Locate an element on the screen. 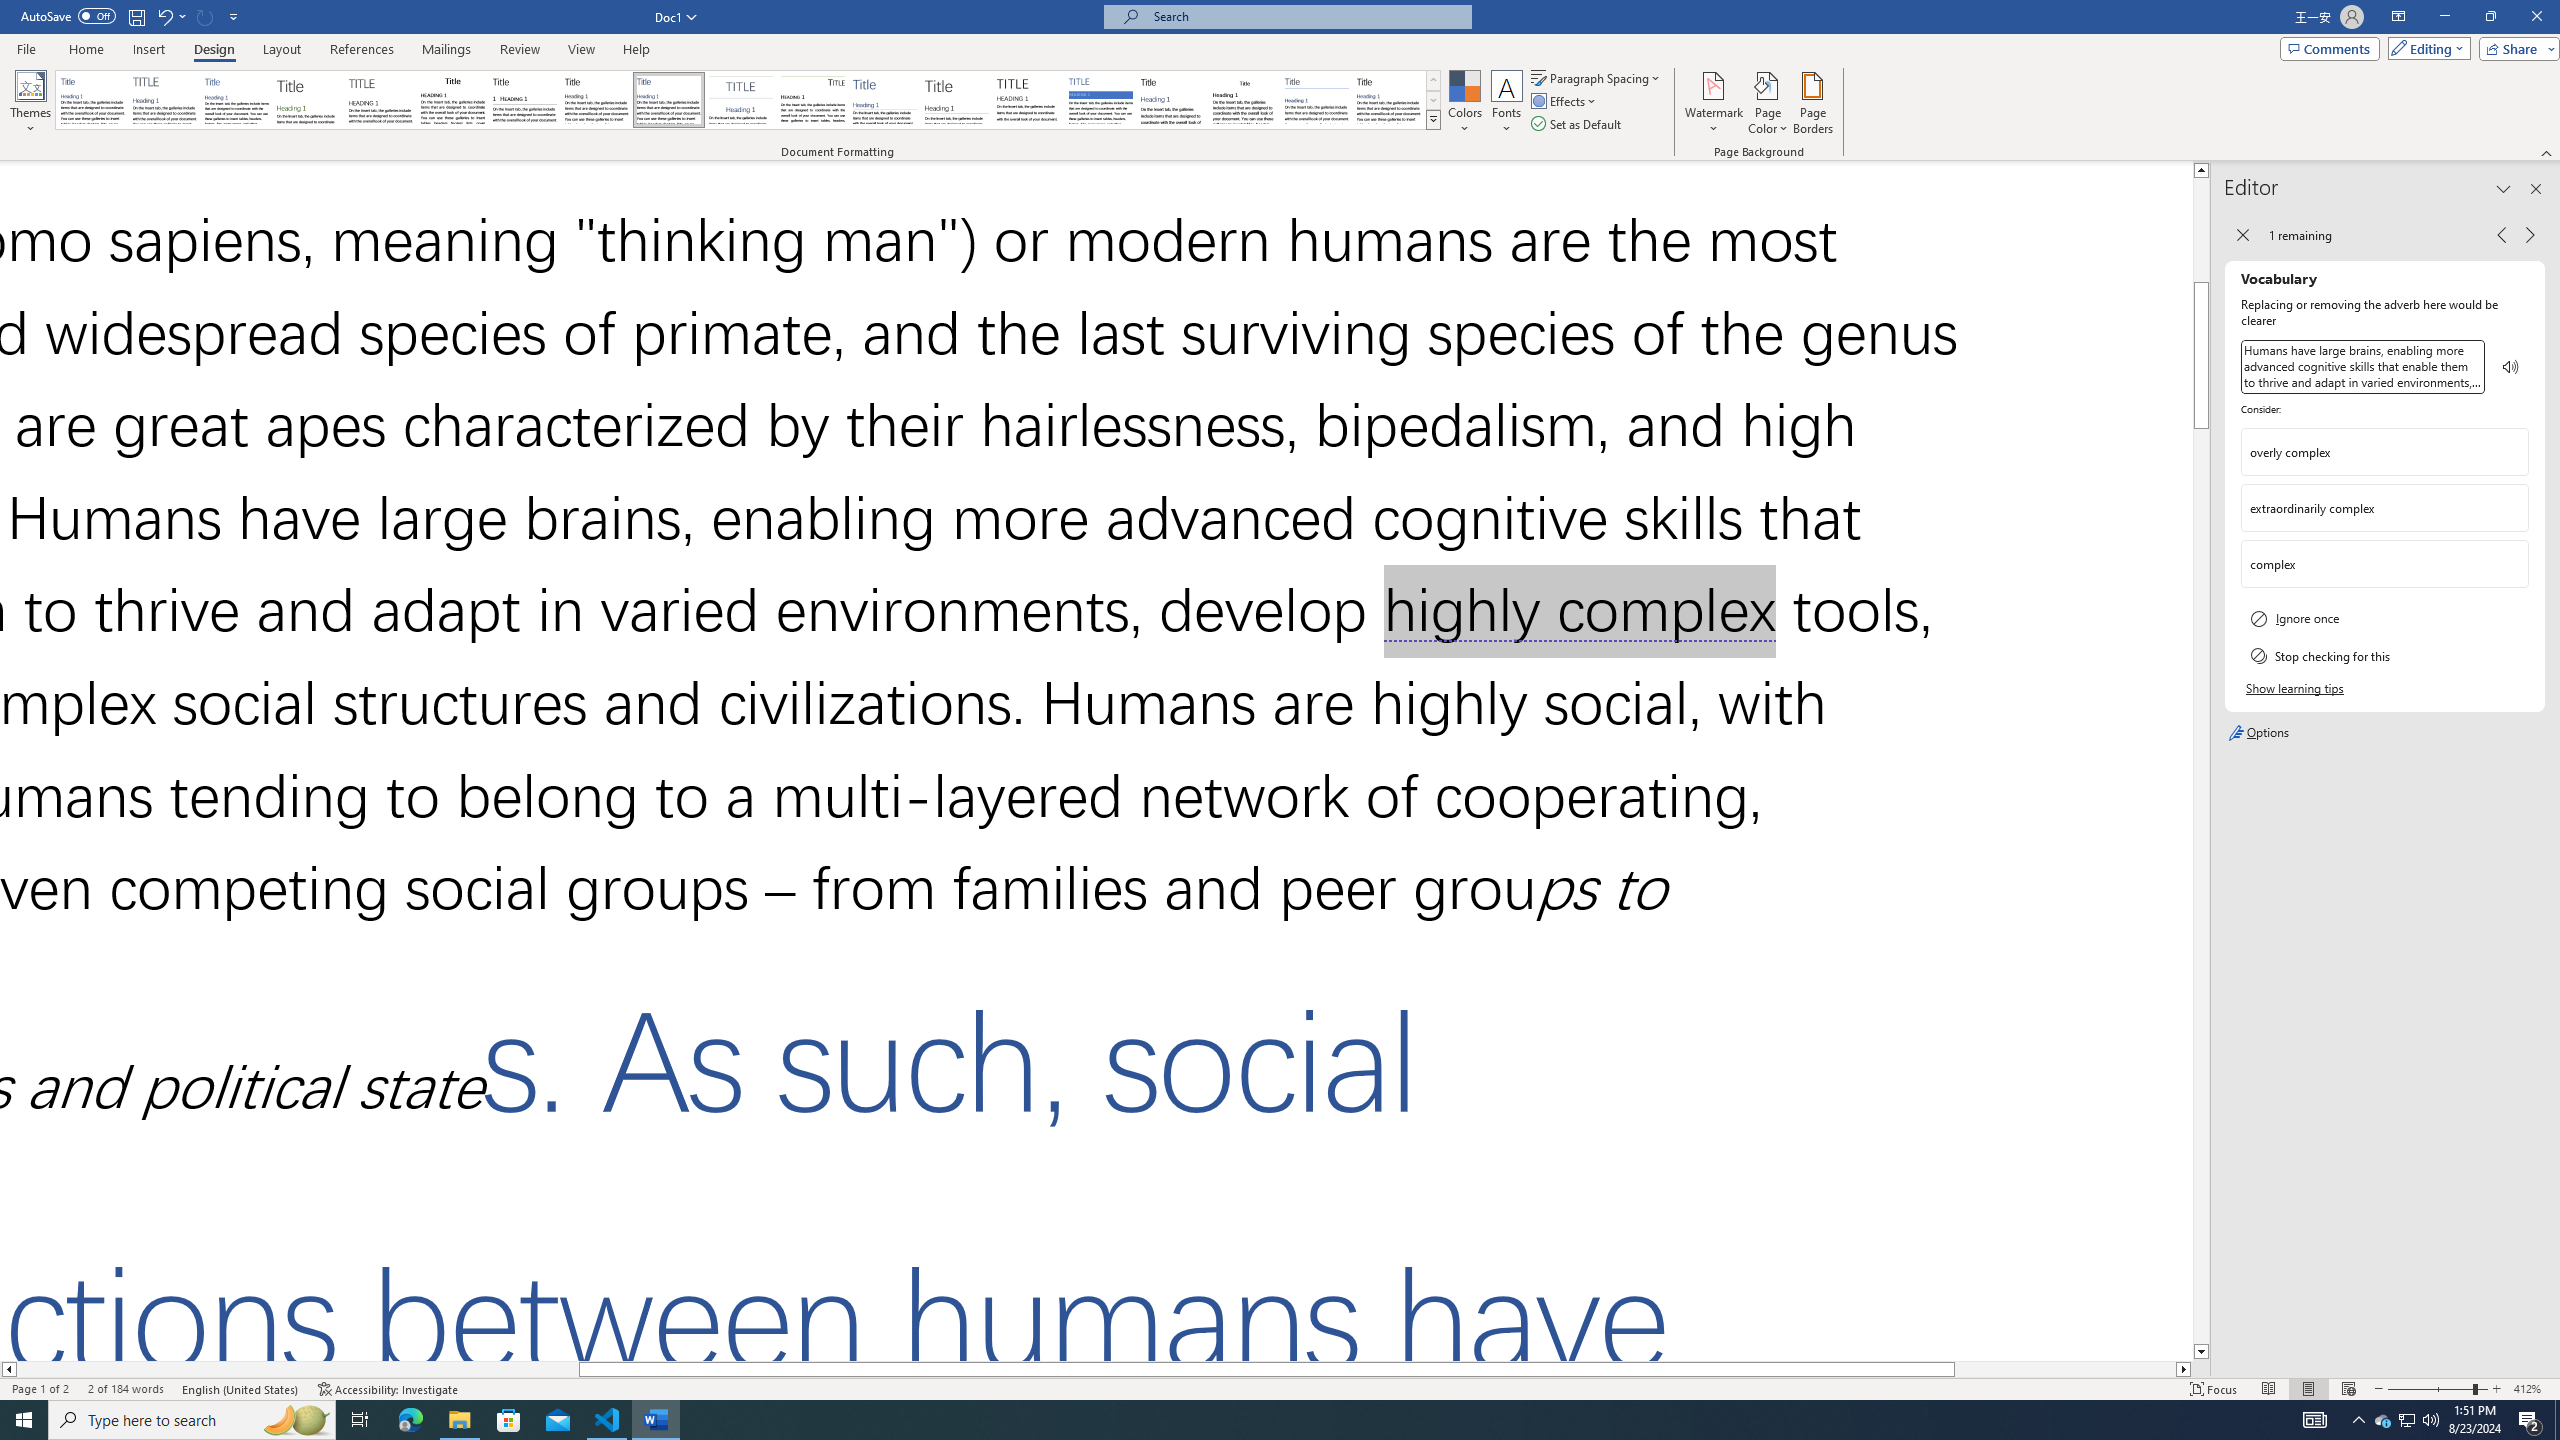 The width and height of the screenshot is (2560, 1440). 'Shaded' is located at coordinates (1100, 99).